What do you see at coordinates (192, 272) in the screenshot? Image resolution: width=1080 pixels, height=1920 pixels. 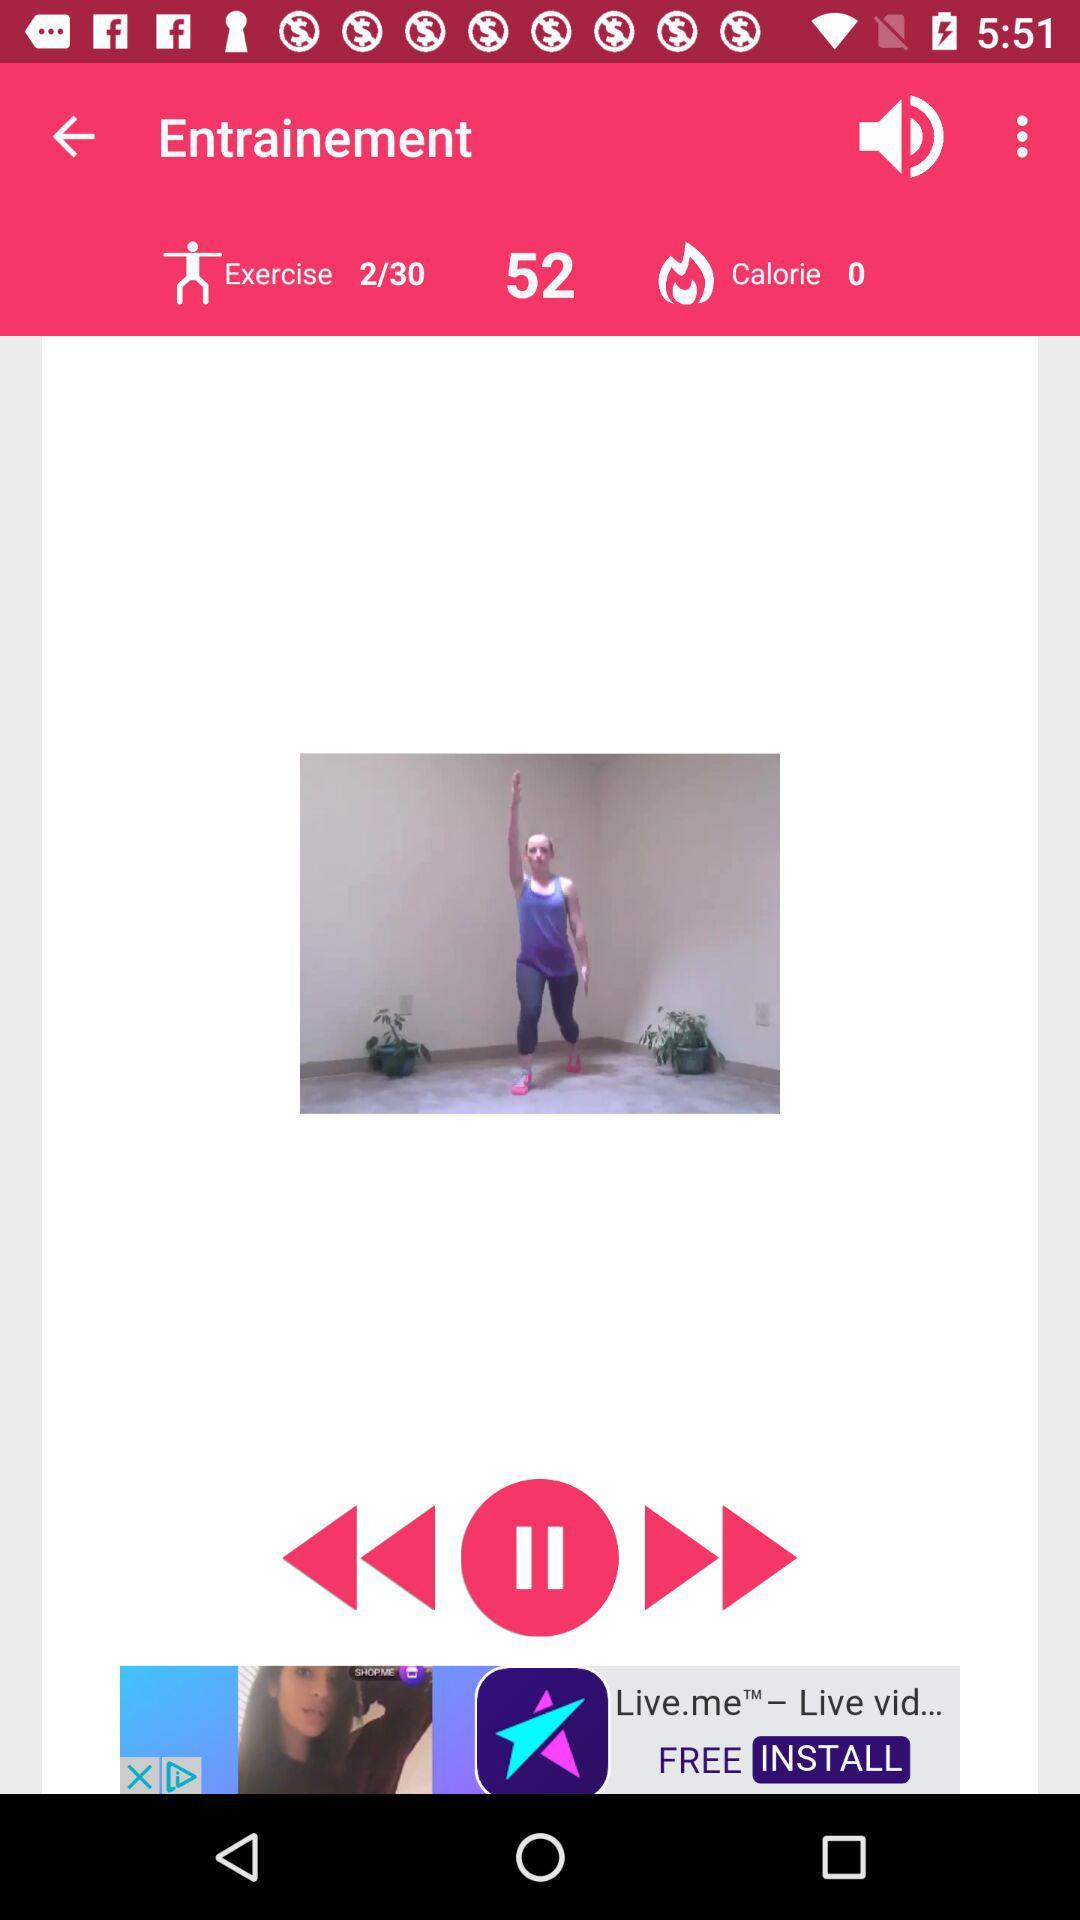 I see `exercise viewers` at bounding box center [192, 272].